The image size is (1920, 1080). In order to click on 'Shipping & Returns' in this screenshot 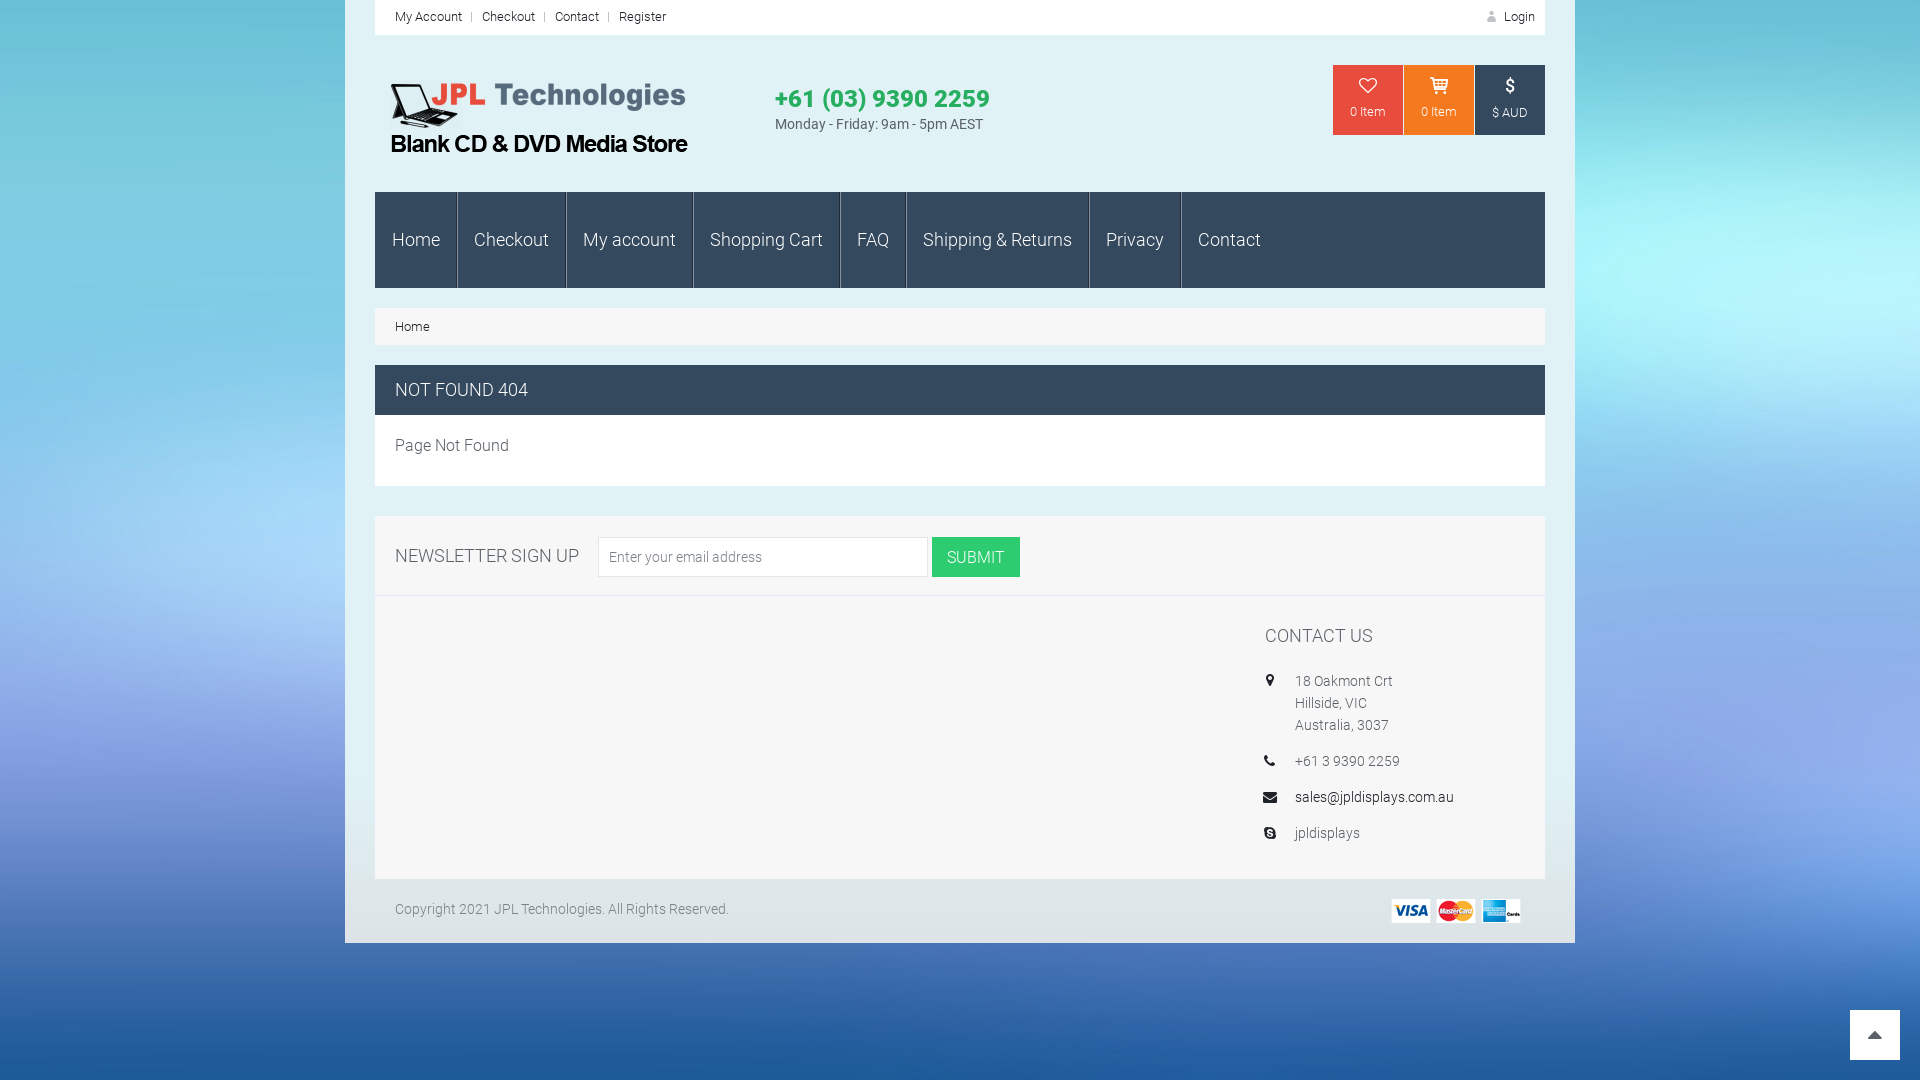, I will do `click(997, 238)`.